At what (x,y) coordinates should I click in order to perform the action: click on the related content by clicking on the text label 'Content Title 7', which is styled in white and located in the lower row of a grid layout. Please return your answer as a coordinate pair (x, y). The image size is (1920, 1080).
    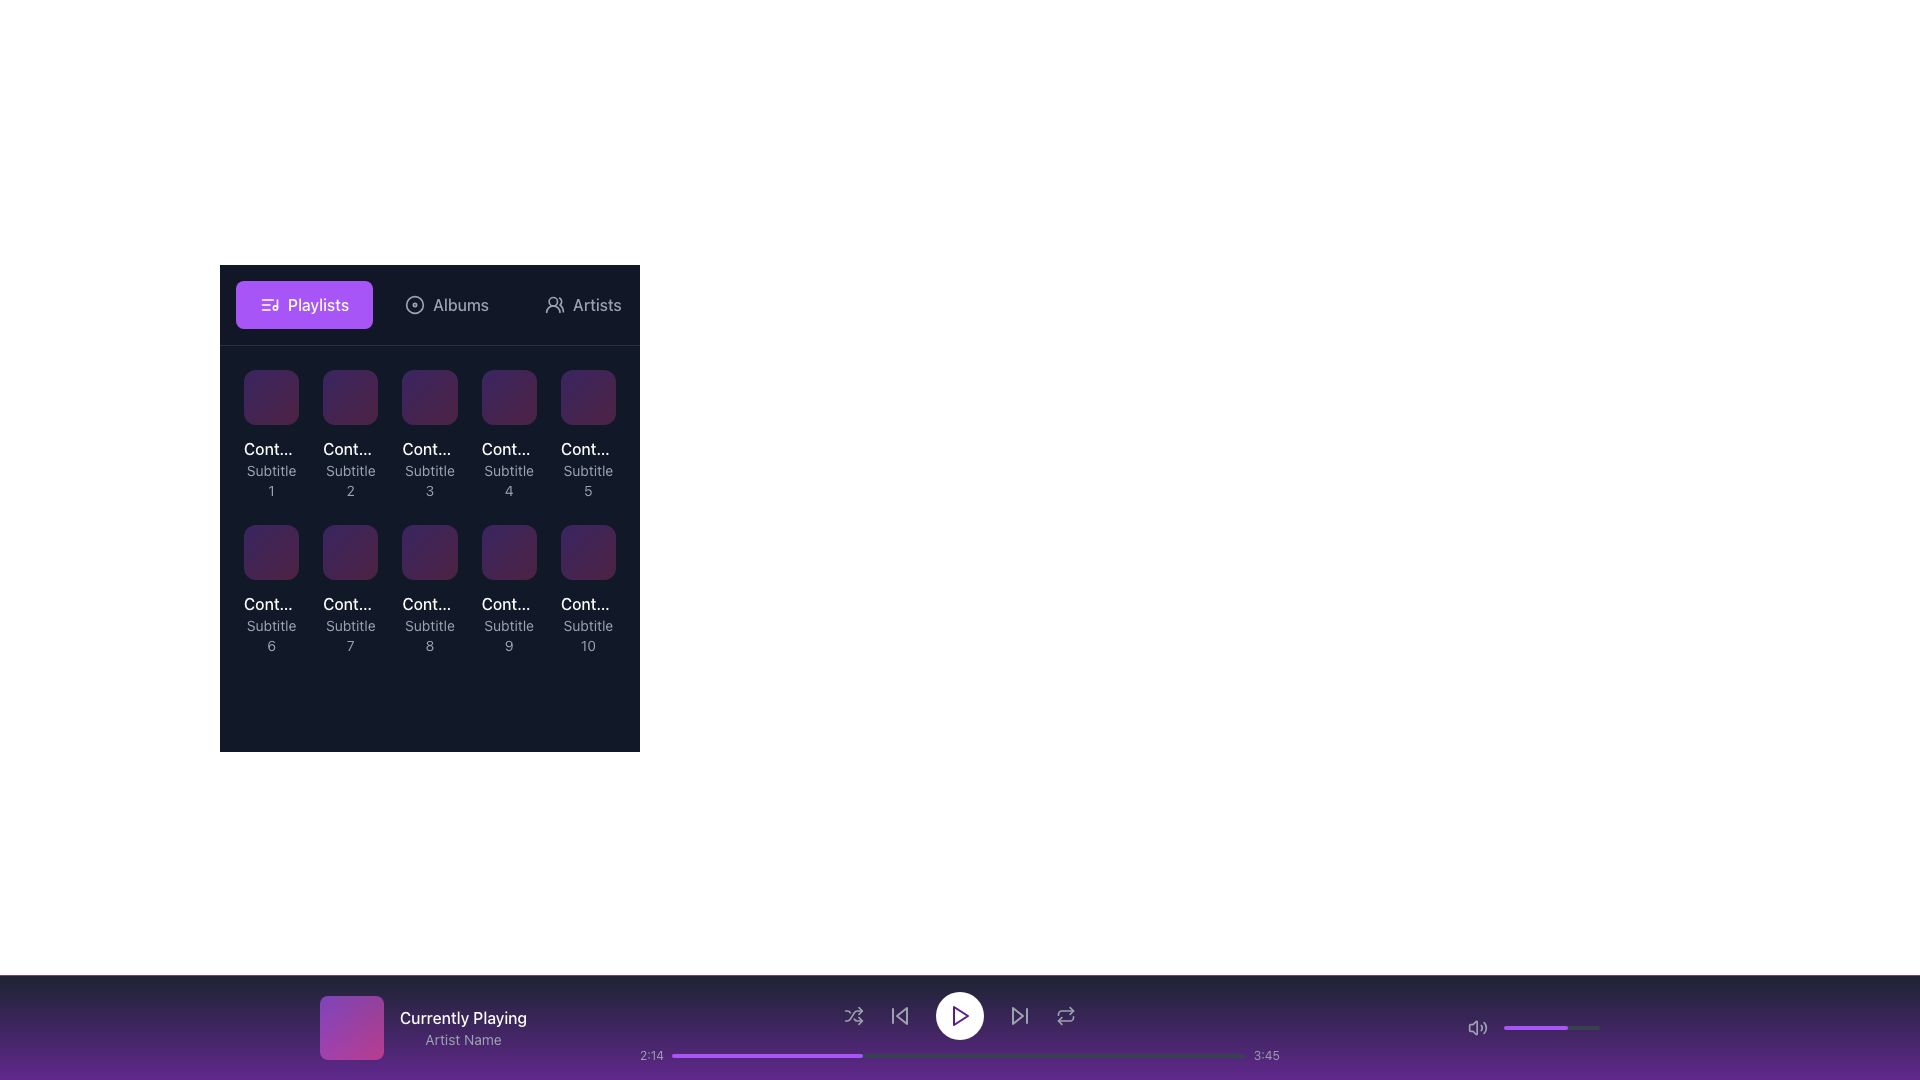
    Looking at the image, I should click on (350, 603).